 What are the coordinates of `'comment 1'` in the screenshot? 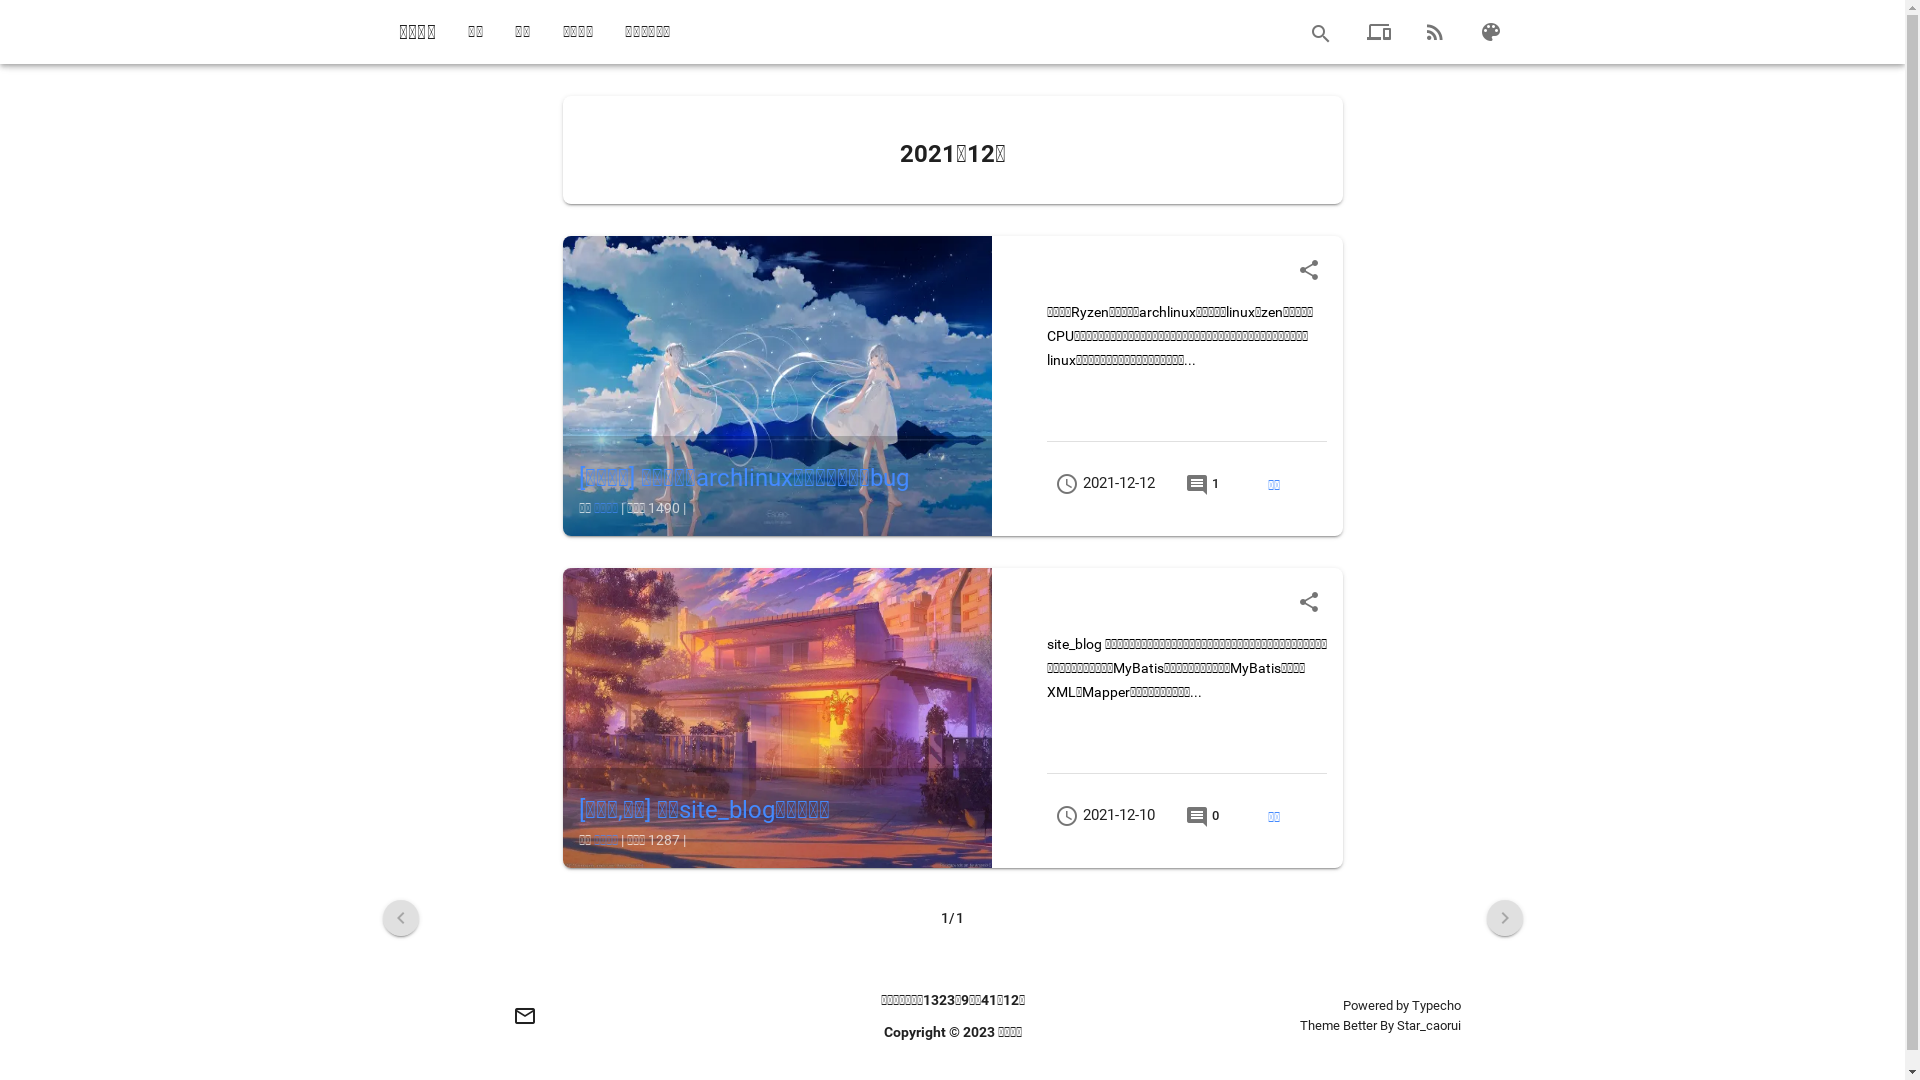 It's located at (1200, 483).